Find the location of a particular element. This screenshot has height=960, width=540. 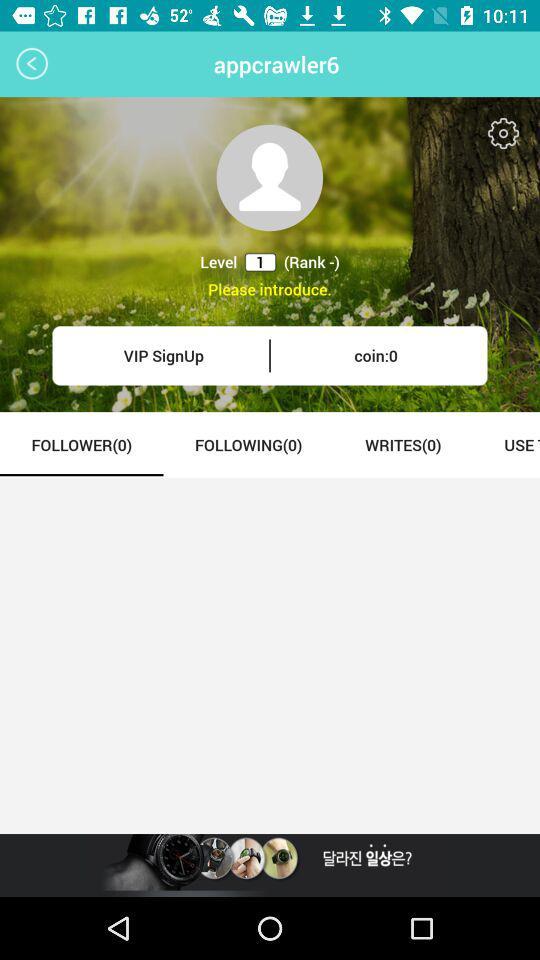

the icon to the right of the following(0) item is located at coordinates (403, 444).